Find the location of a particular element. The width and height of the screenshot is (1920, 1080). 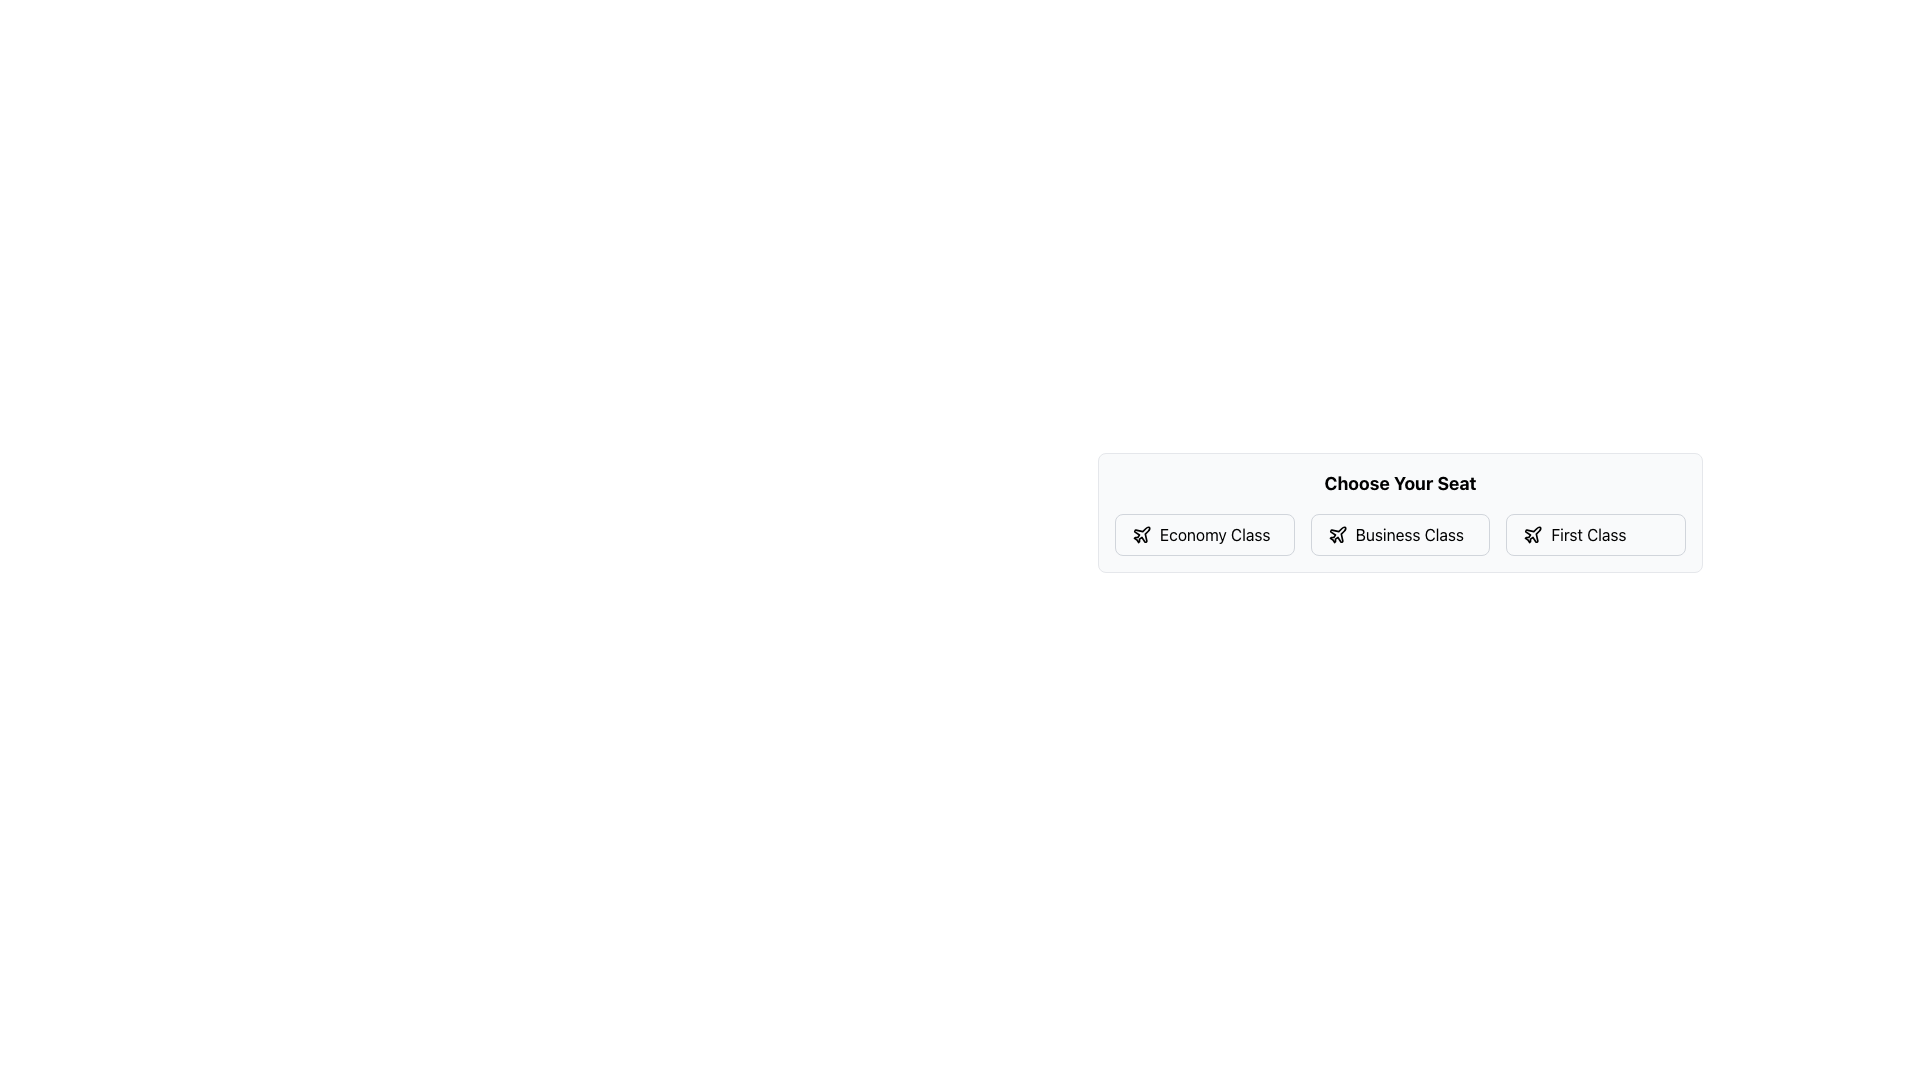

the airplane icon located to the left of the 'Economy Class' text within the button is located at coordinates (1142, 534).